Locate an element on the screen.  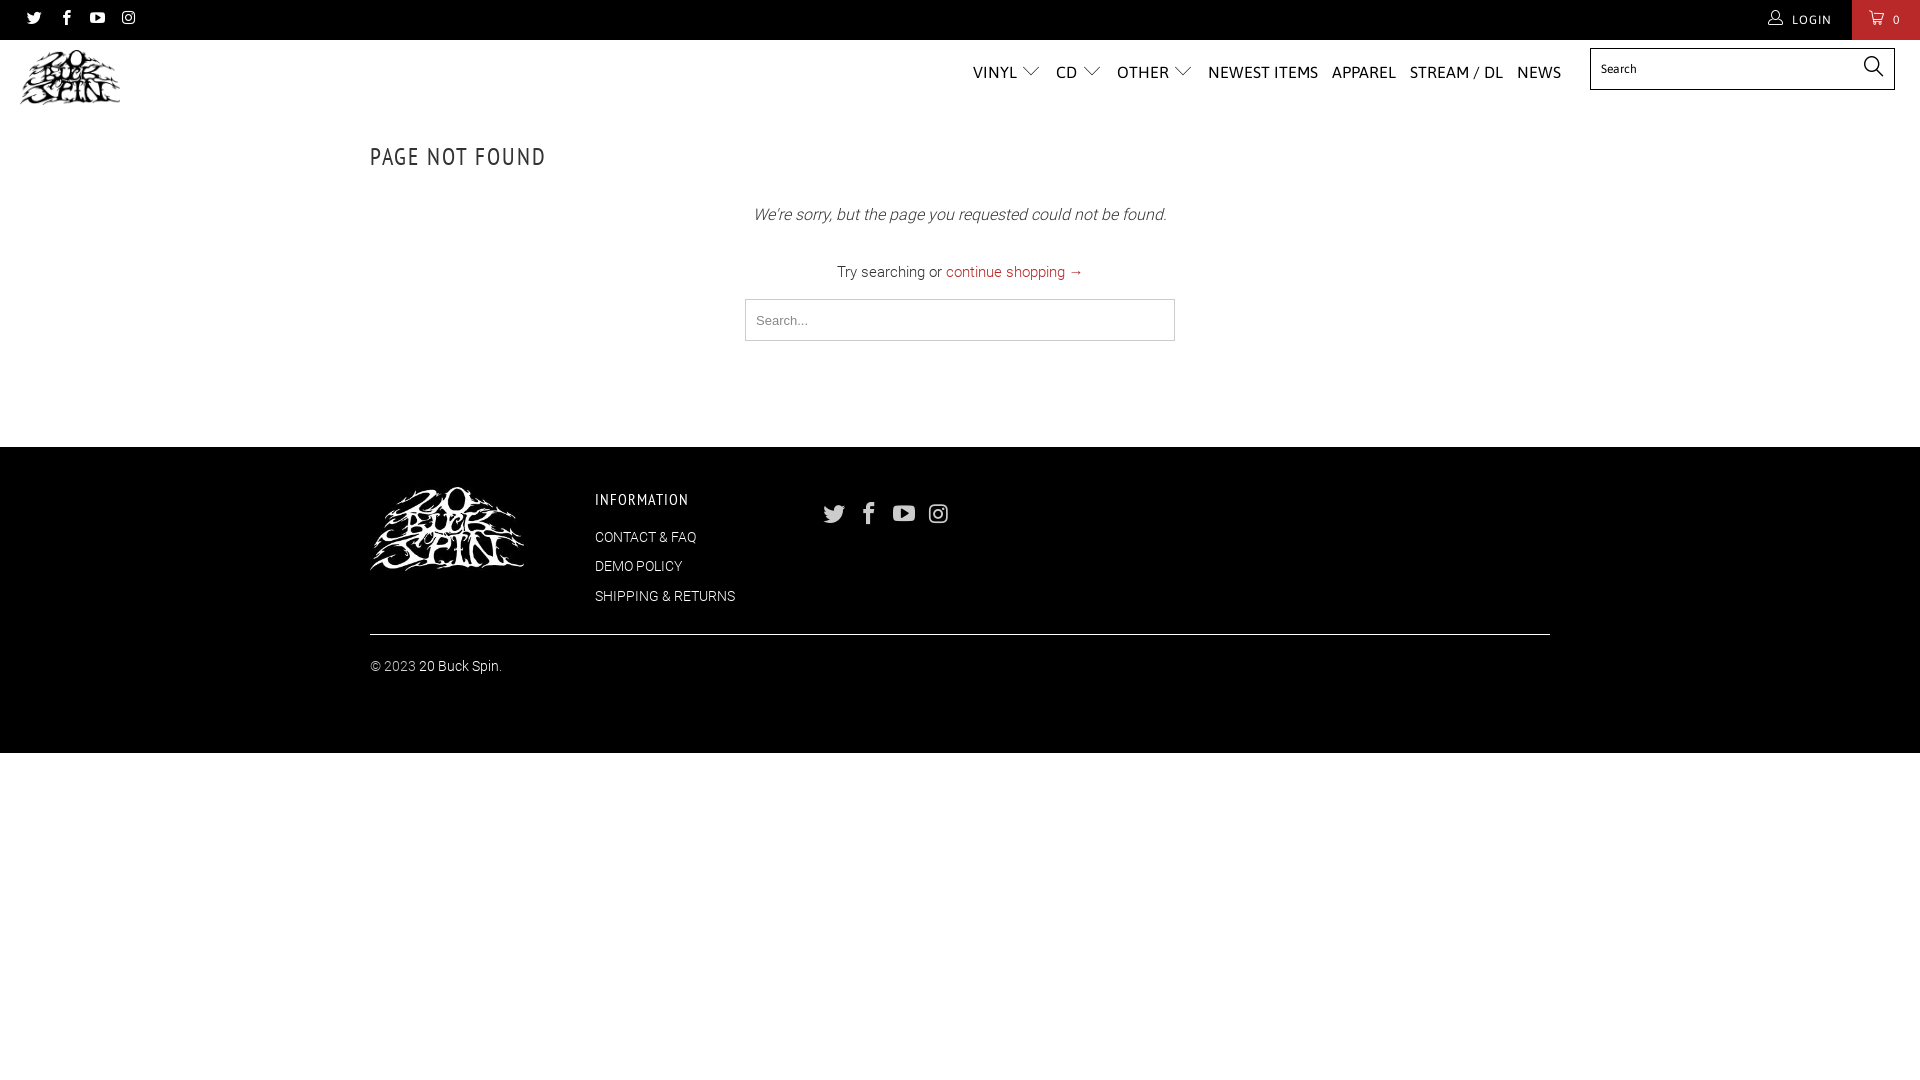
'20 Buck Spin' is located at coordinates (163, 76).